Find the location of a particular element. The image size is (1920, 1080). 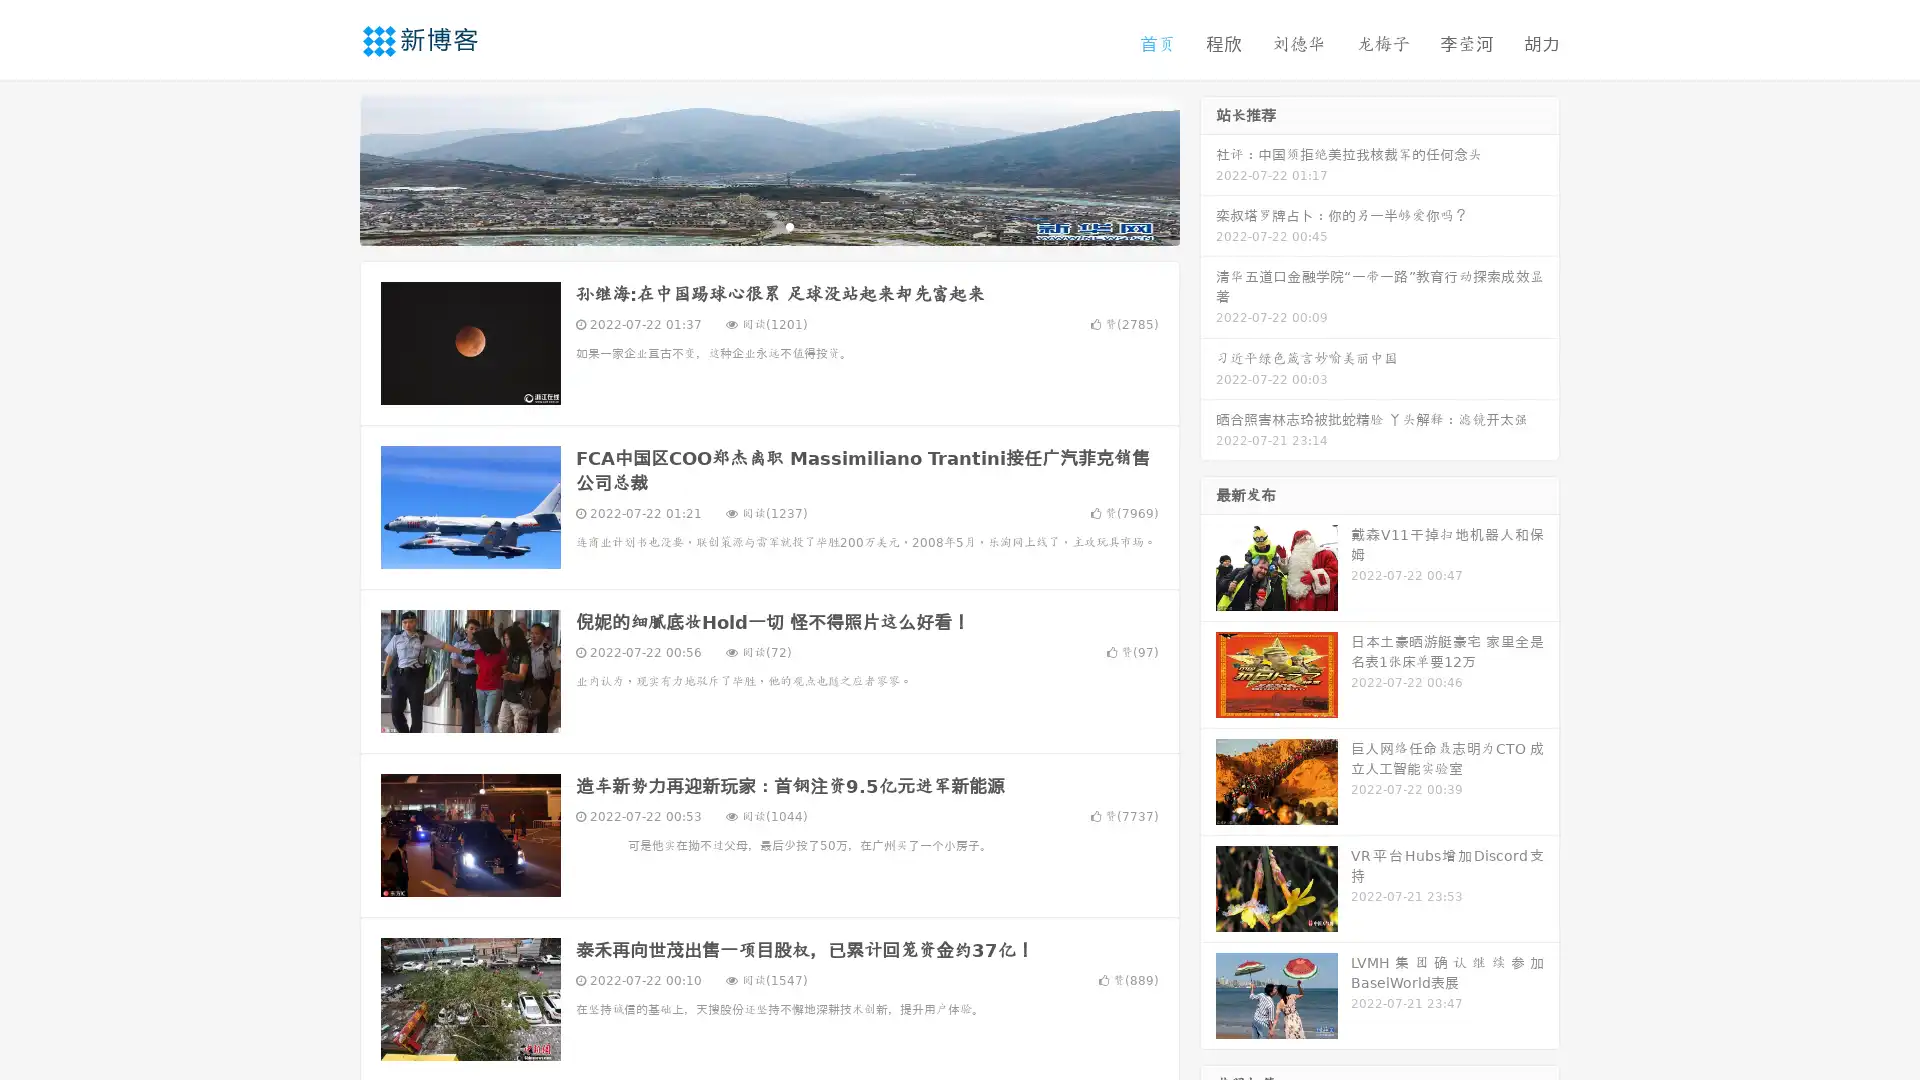

Go to slide 3 is located at coordinates (789, 225).